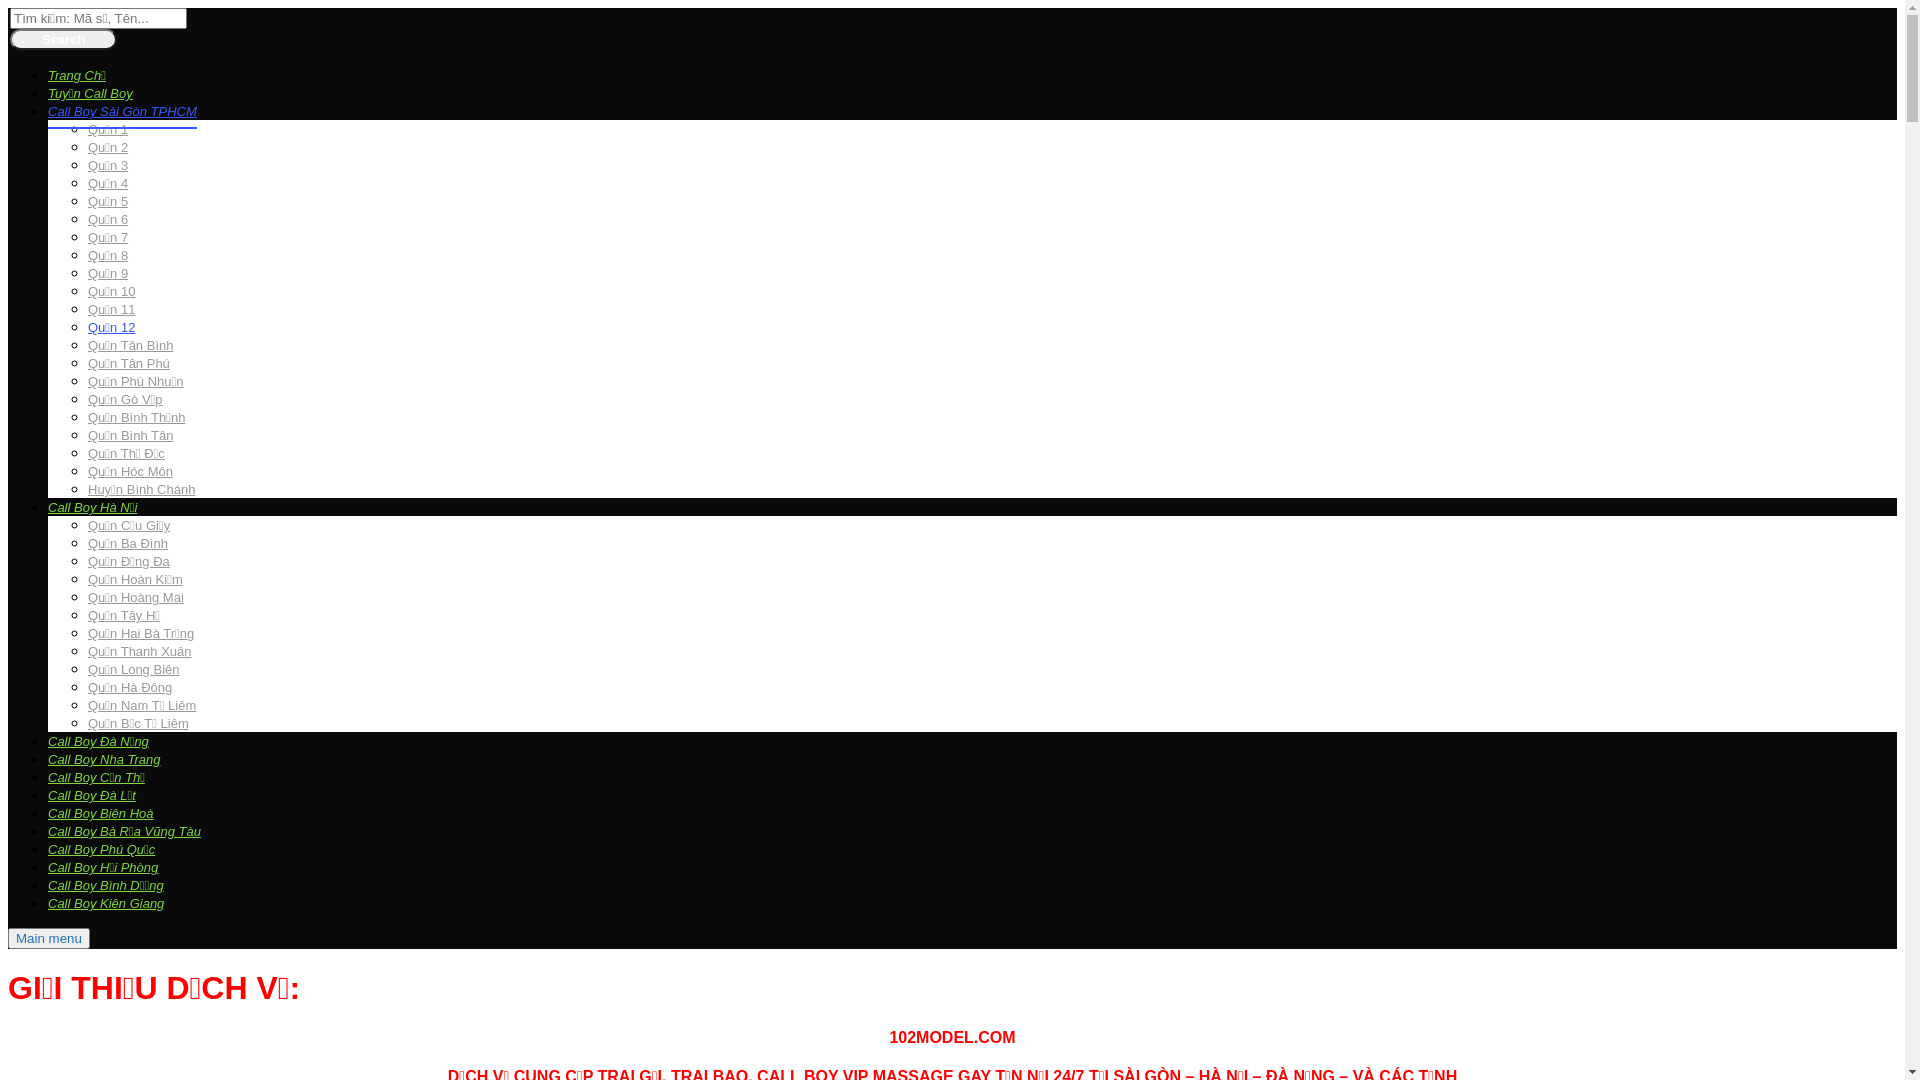 The width and height of the screenshot is (1920, 1080). What do you see at coordinates (9, 39) in the screenshot?
I see `'Search'` at bounding box center [9, 39].